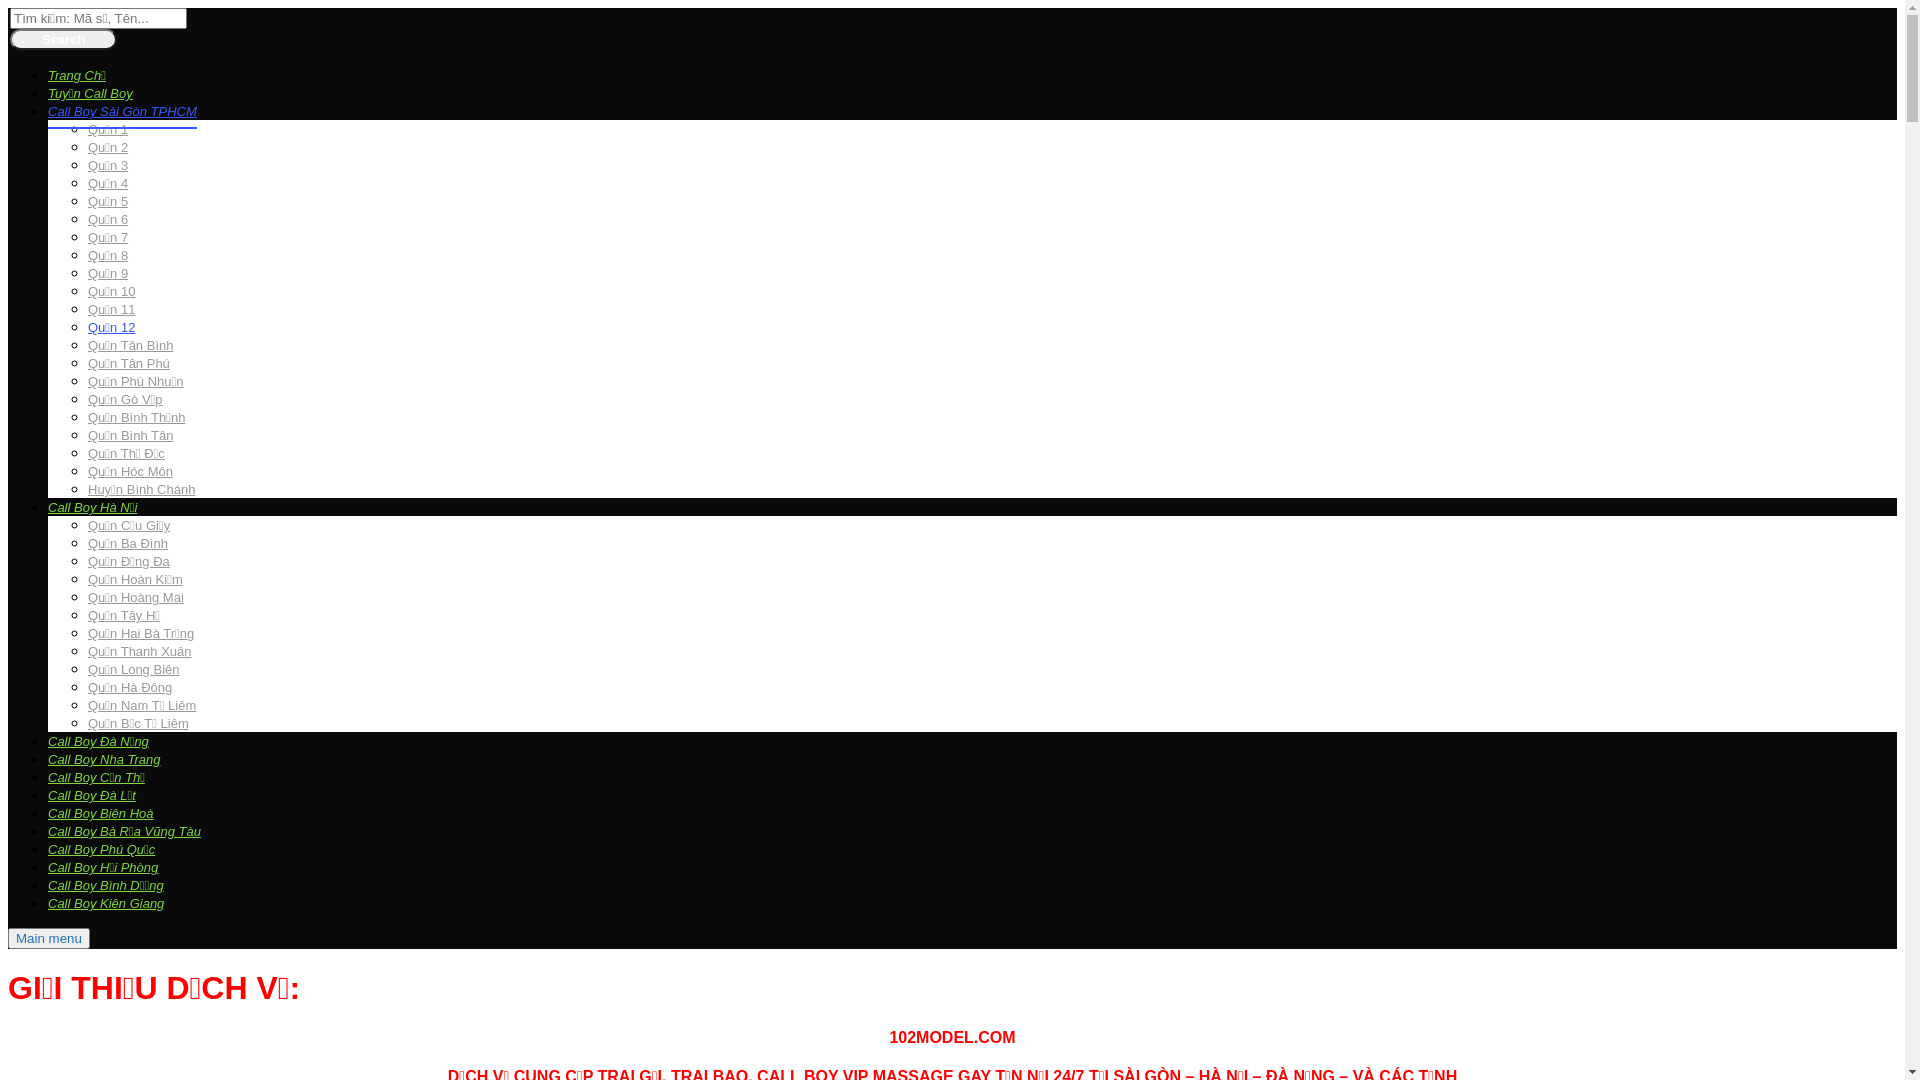 The width and height of the screenshot is (1920, 1080). What do you see at coordinates (9, 39) in the screenshot?
I see `'Search'` at bounding box center [9, 39].